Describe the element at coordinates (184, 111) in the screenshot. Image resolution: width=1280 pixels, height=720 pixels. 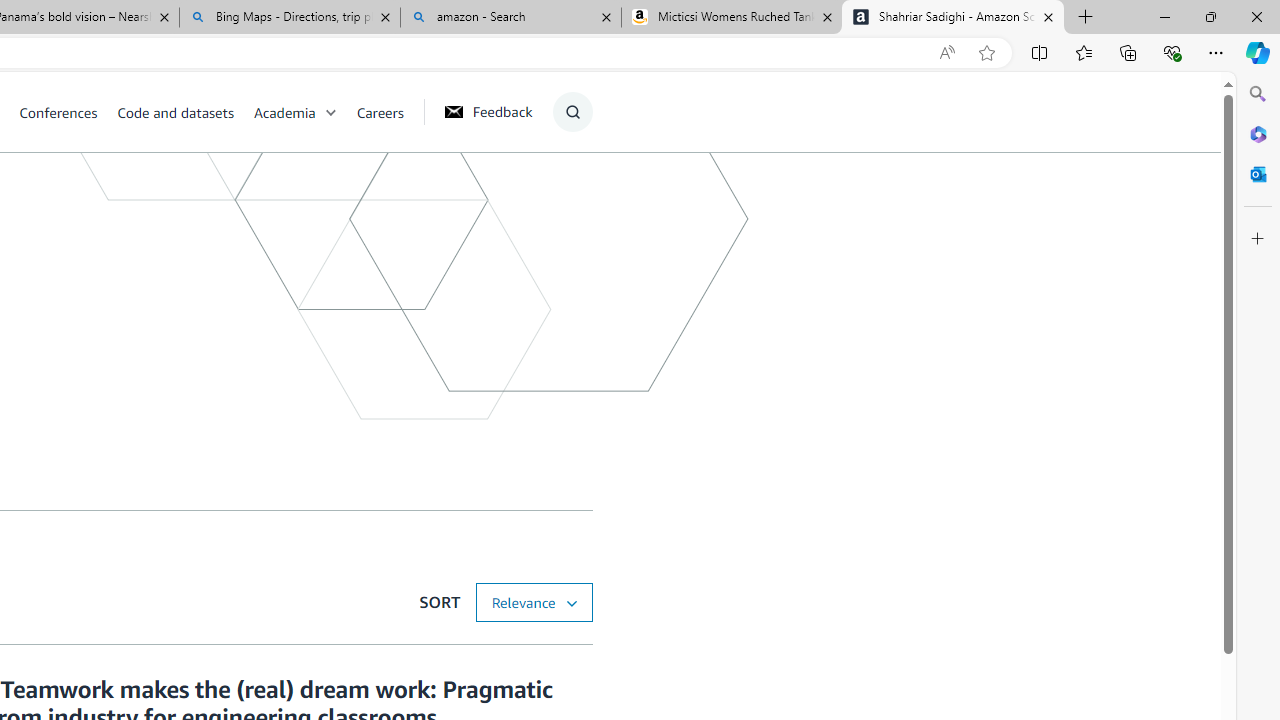
I see `'Code and datasets'` at that location.